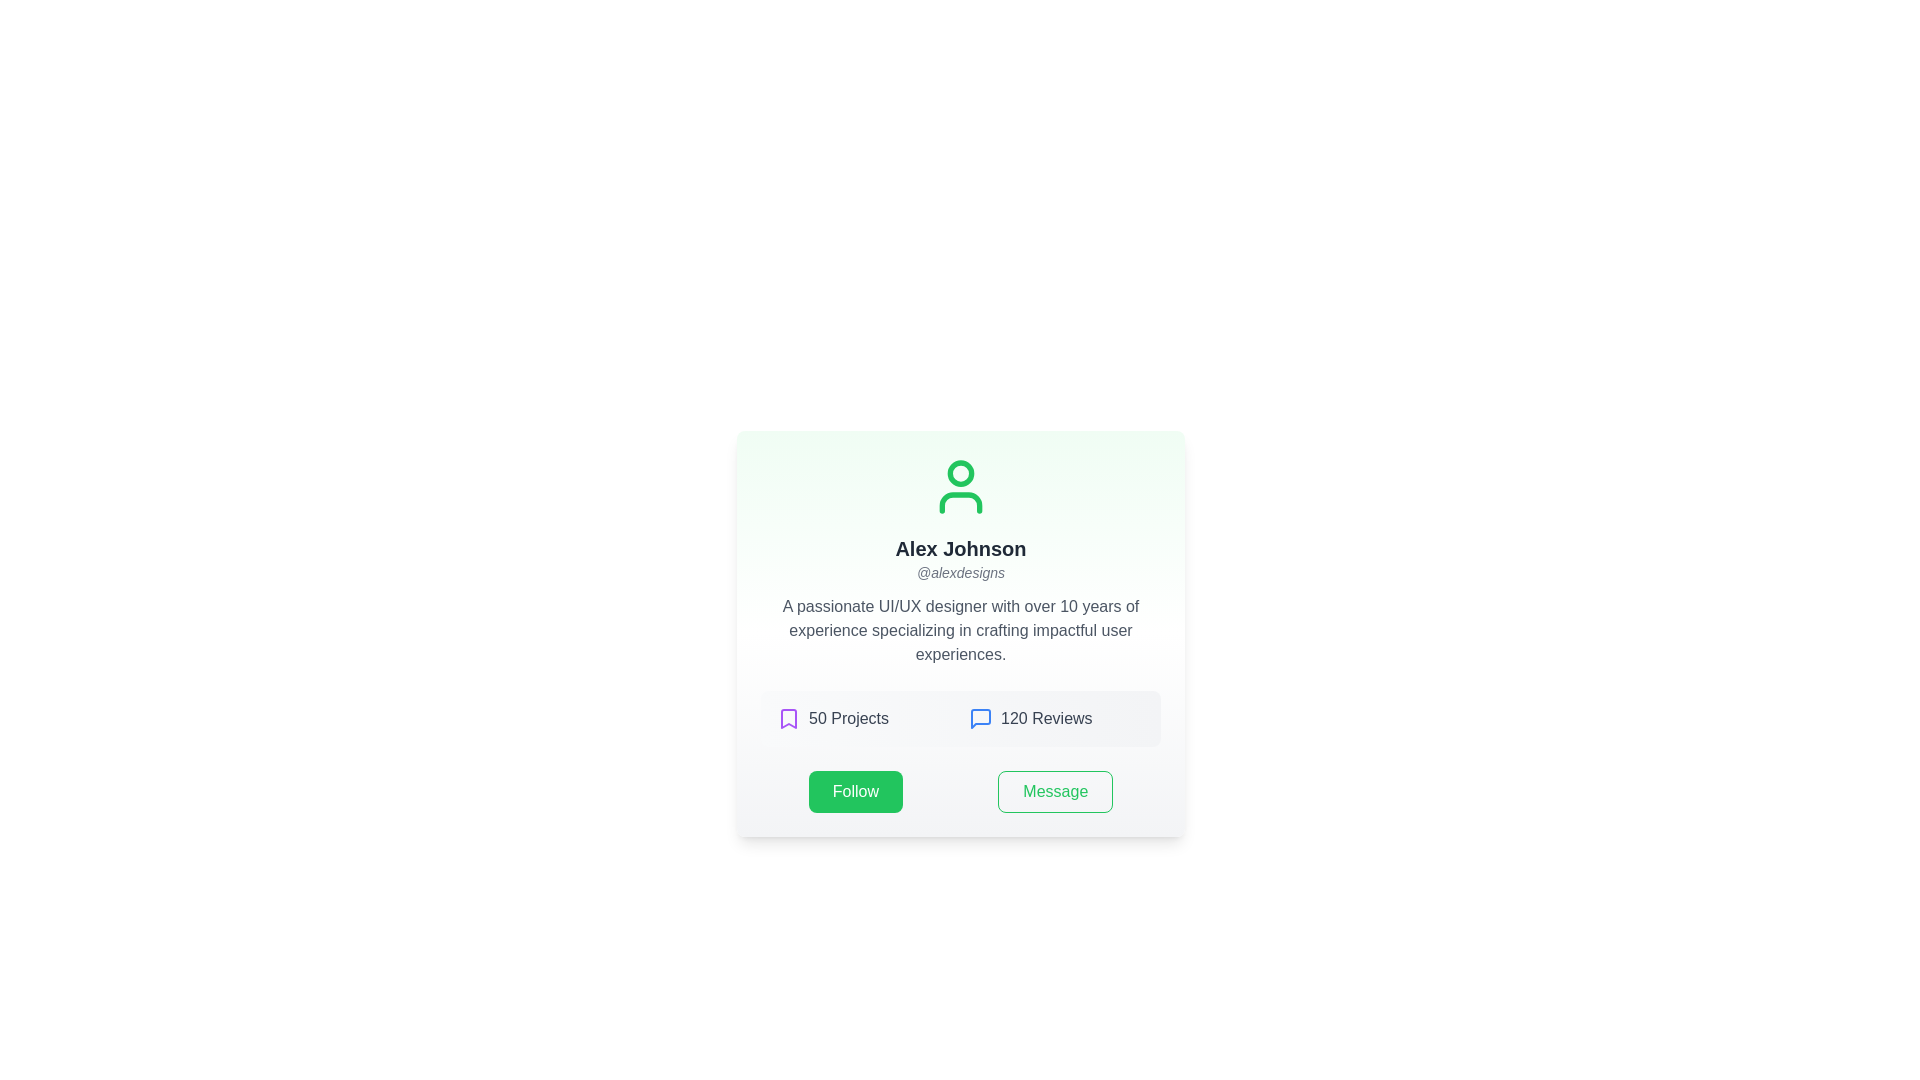 This screenshot has width=1920, height=1080. What do you see at coordinates (960, 473) in the screenshot?
I see `the decorative icon situated at the center of the circular avatar icon above the text 'Alex Johnson' on the card interface` at bounding box center [960, 473].